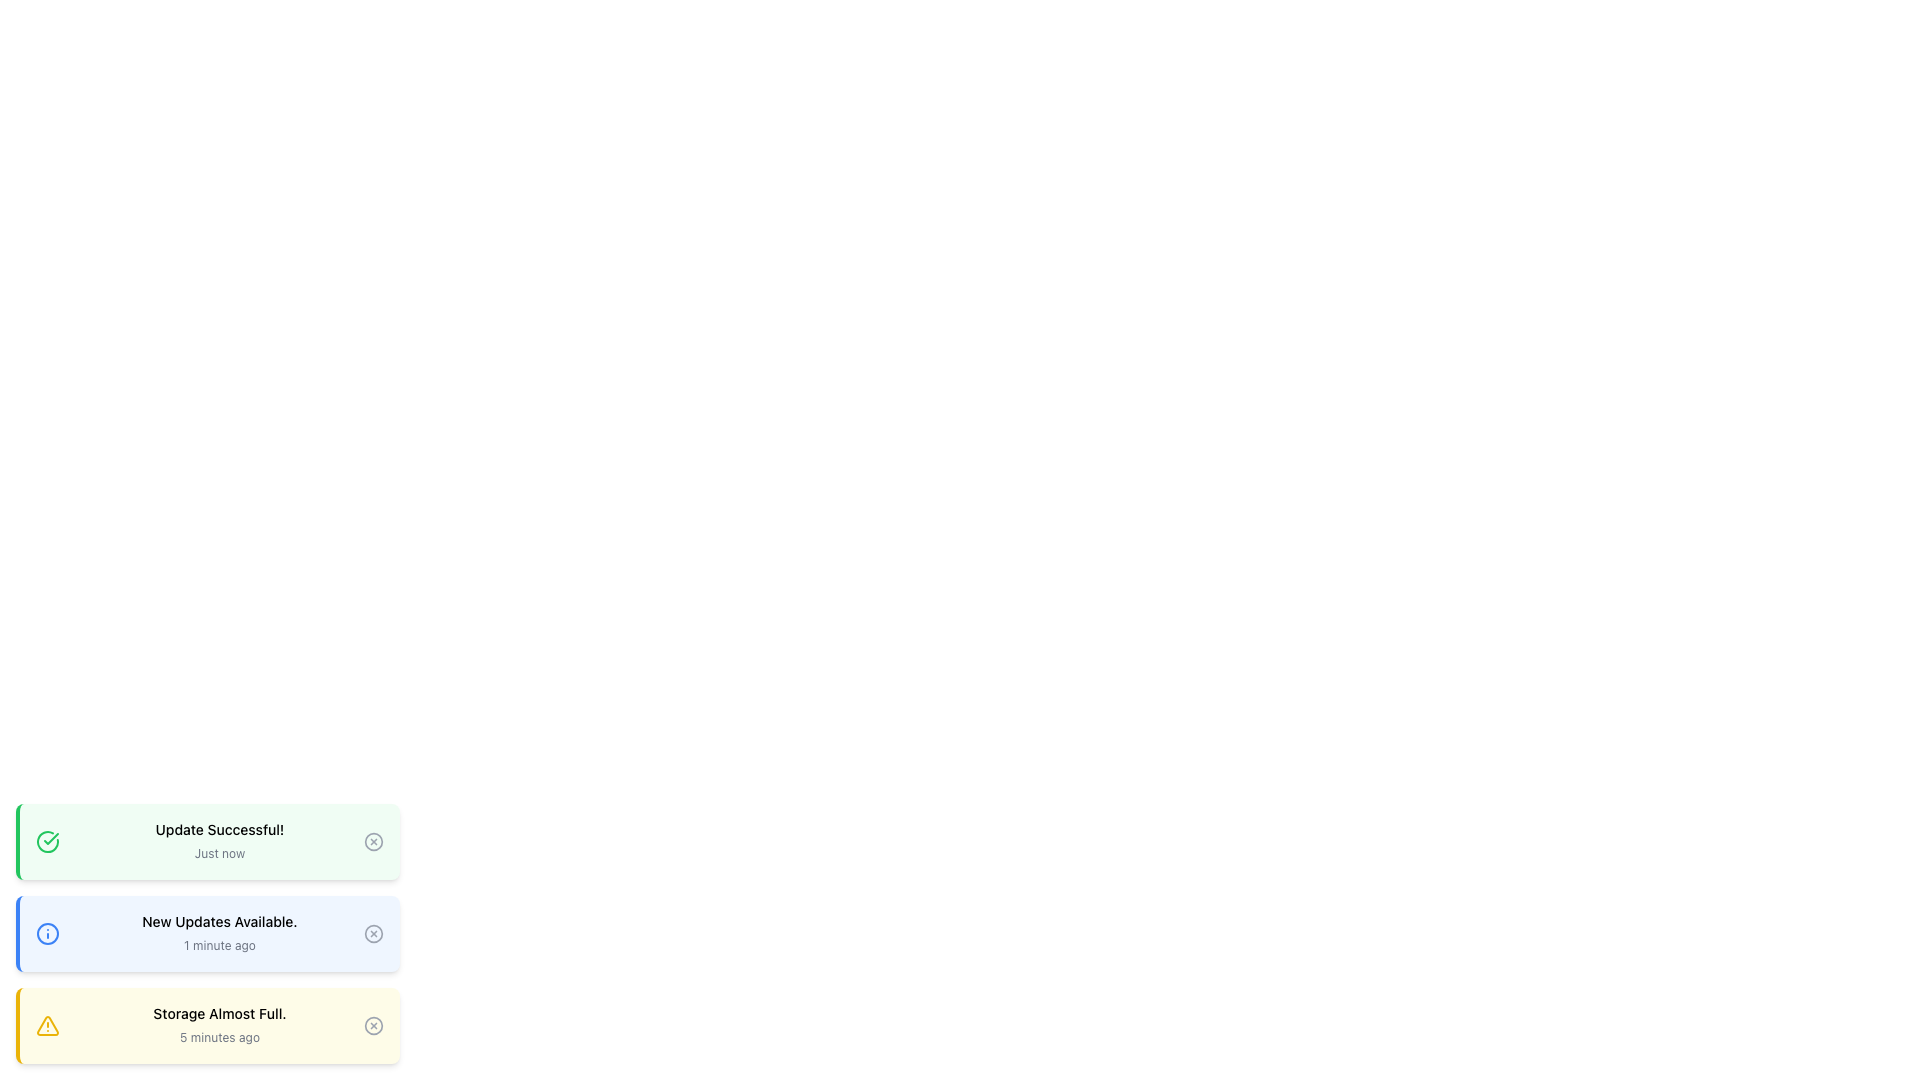 The width and height of the screenshot is (1920, 1080). What do you see at coordinates (220, 853) in the screenshot?
I see `the text label displaying 'Just now' located below the title 'Update Successful!' in the first notification card` at bounding box center [220, 853].